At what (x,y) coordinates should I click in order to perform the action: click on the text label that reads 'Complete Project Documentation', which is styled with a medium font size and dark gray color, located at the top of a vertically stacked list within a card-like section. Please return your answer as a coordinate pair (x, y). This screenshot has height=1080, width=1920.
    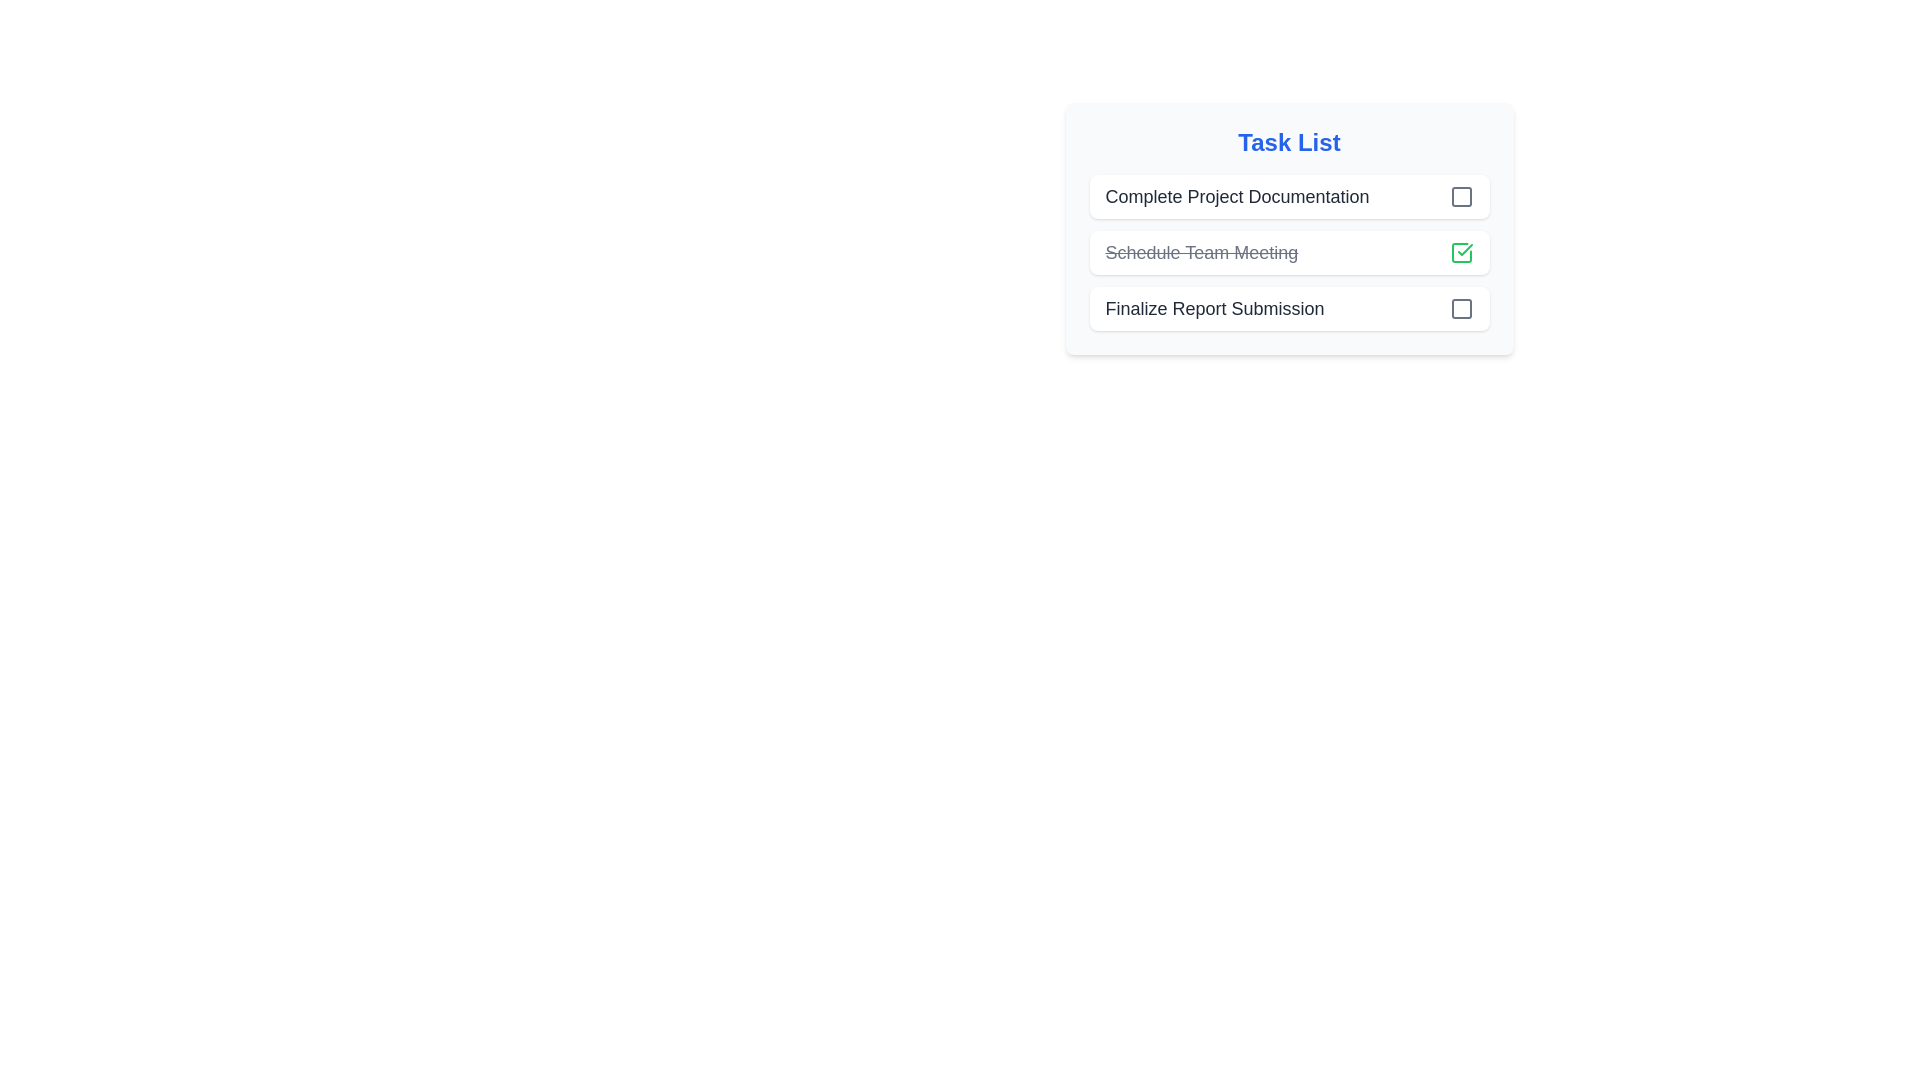
    Looking at the image, I should click on (1236, 196).